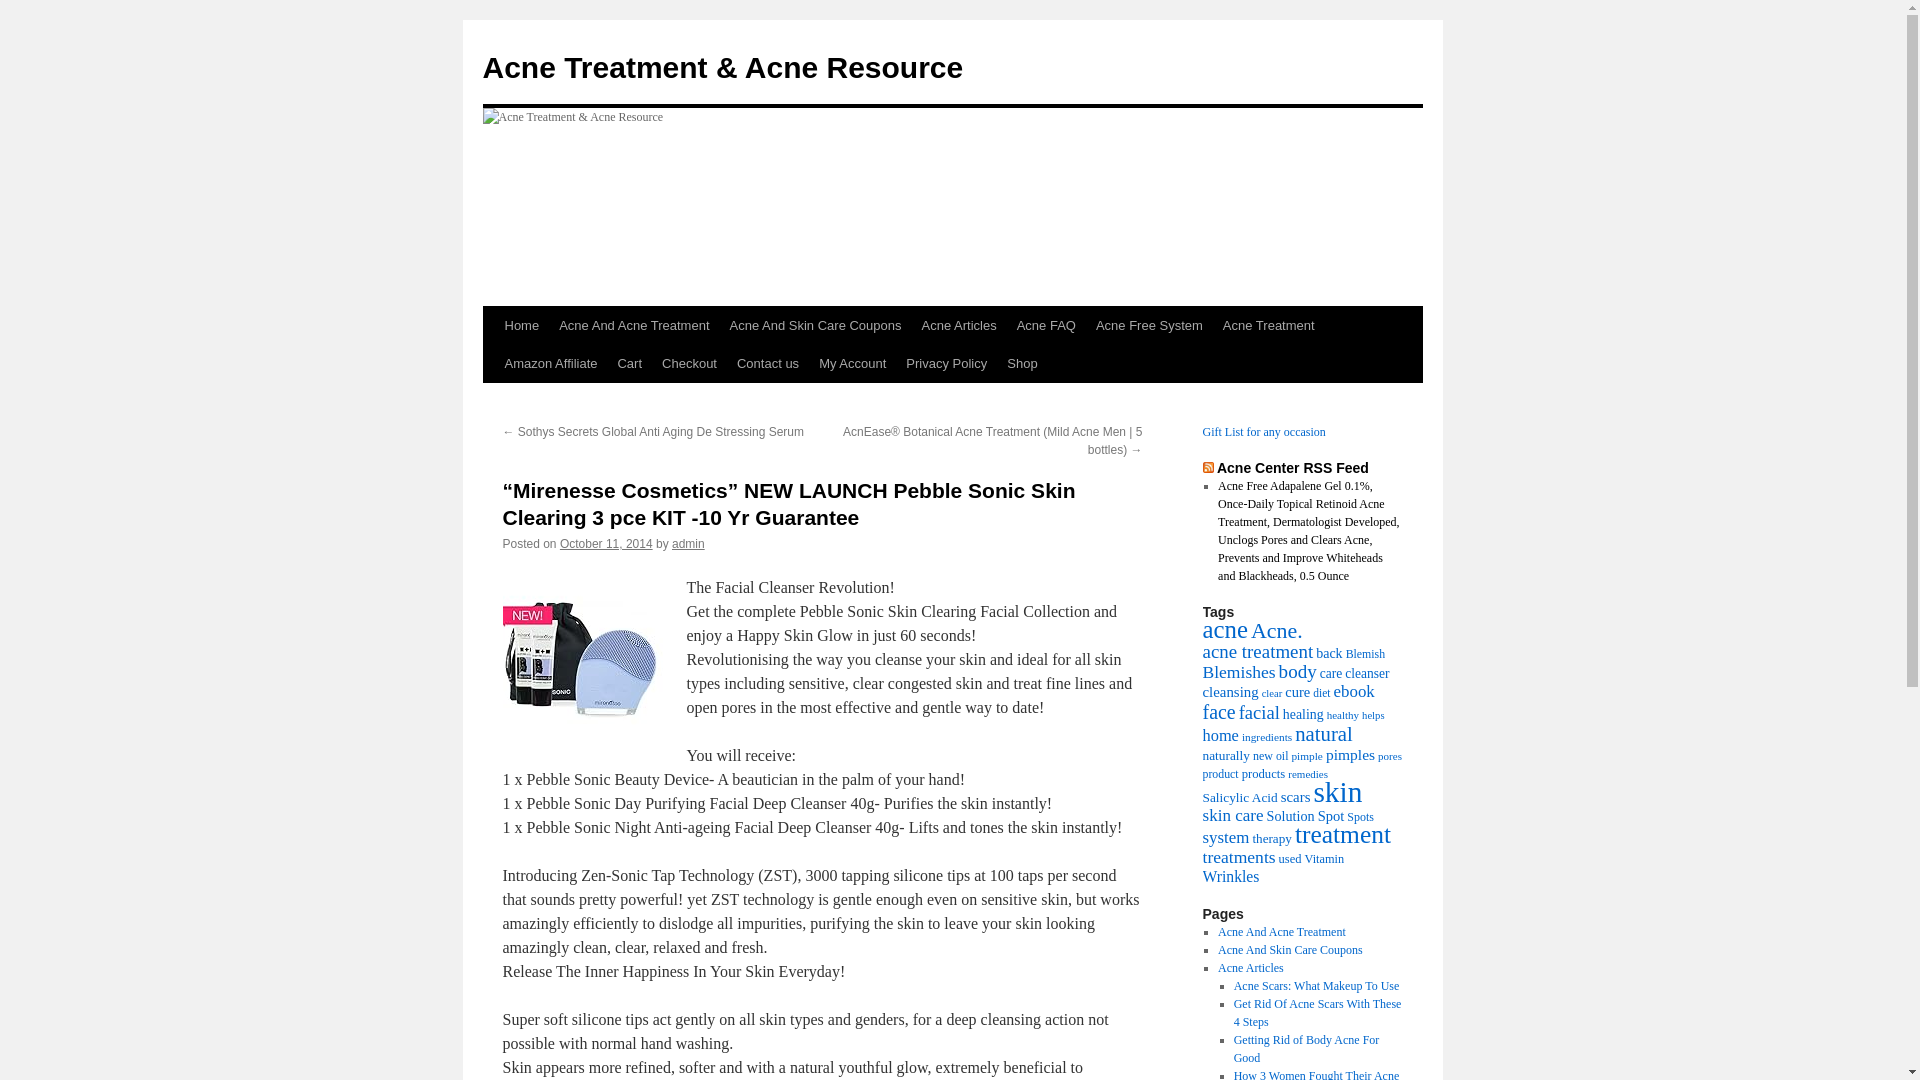 The height and width of the screenshot is (1080, 1920). What do you see at coordinates (1250, 967) in the screenshot?
I see `'Acne Articles'` at bounding box center [1250, 967].